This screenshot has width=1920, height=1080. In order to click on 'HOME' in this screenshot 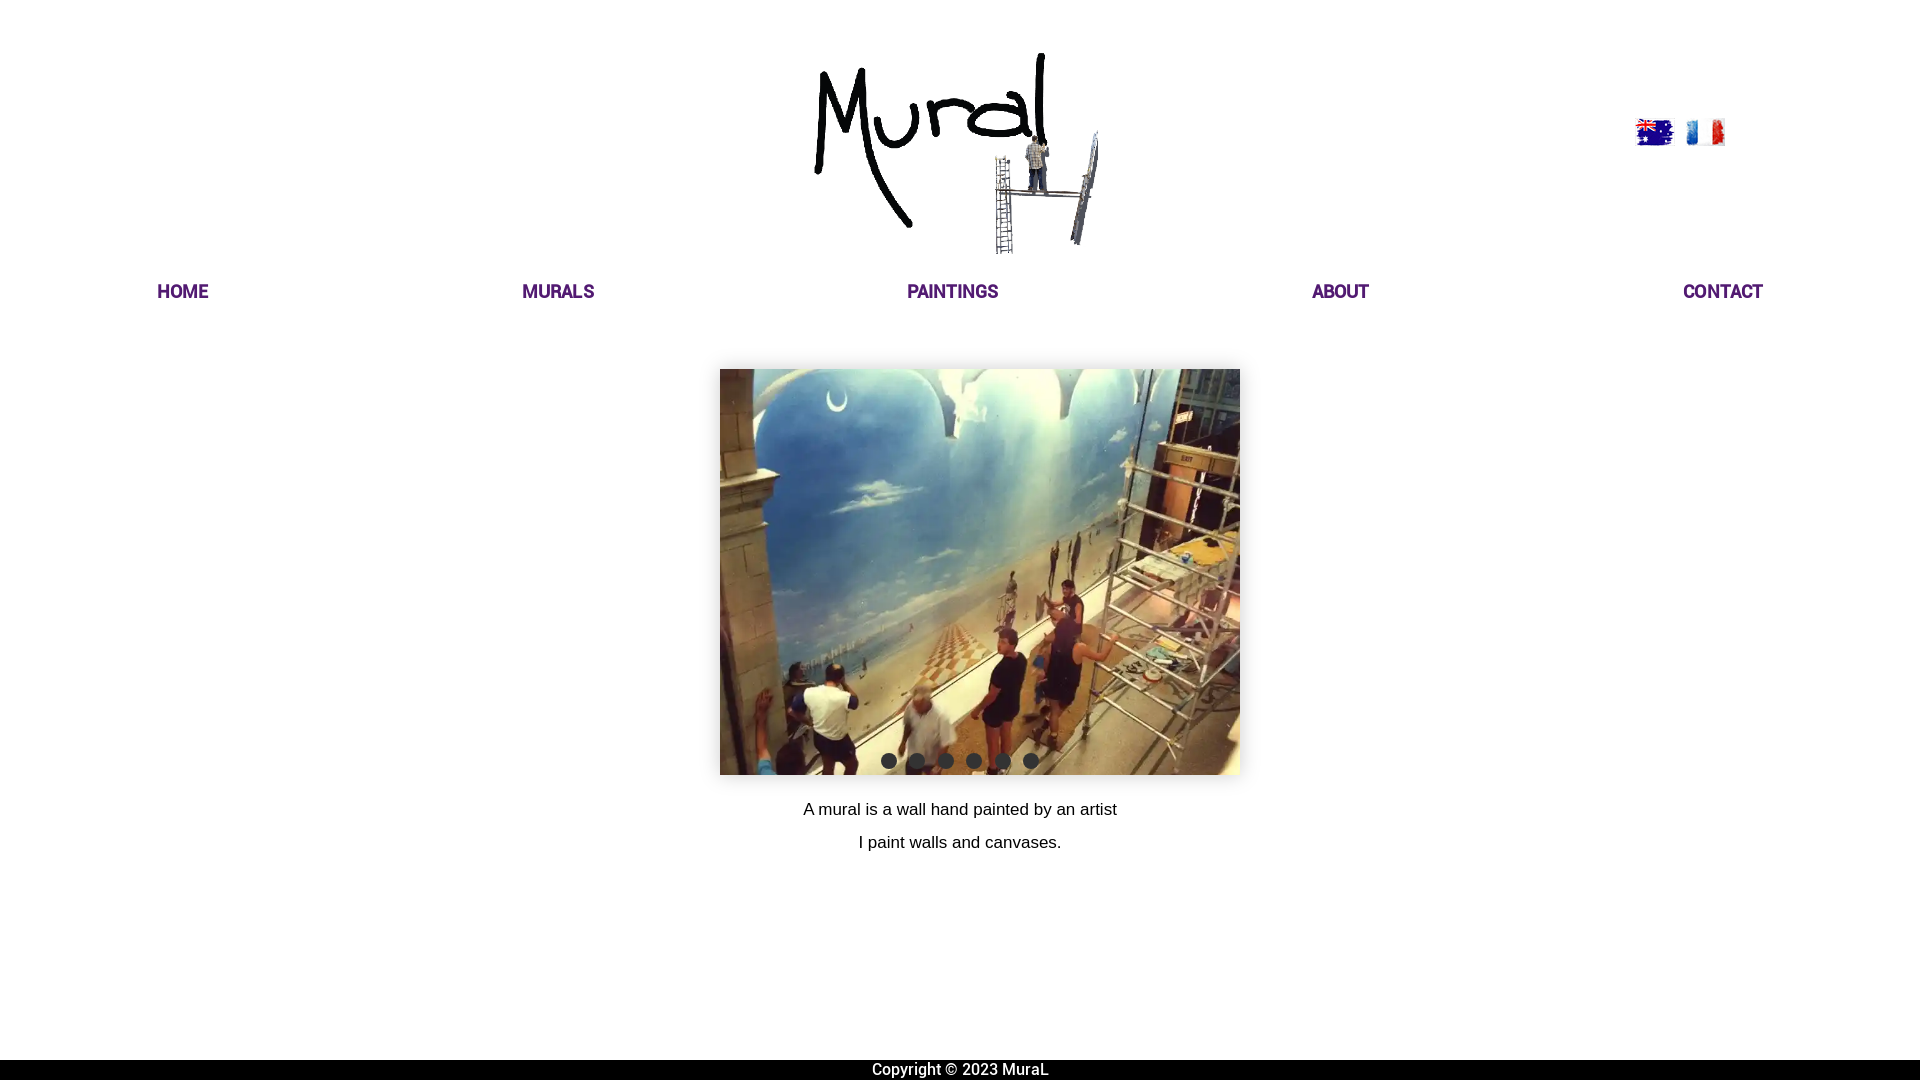, I will do `click(182, 291)`.